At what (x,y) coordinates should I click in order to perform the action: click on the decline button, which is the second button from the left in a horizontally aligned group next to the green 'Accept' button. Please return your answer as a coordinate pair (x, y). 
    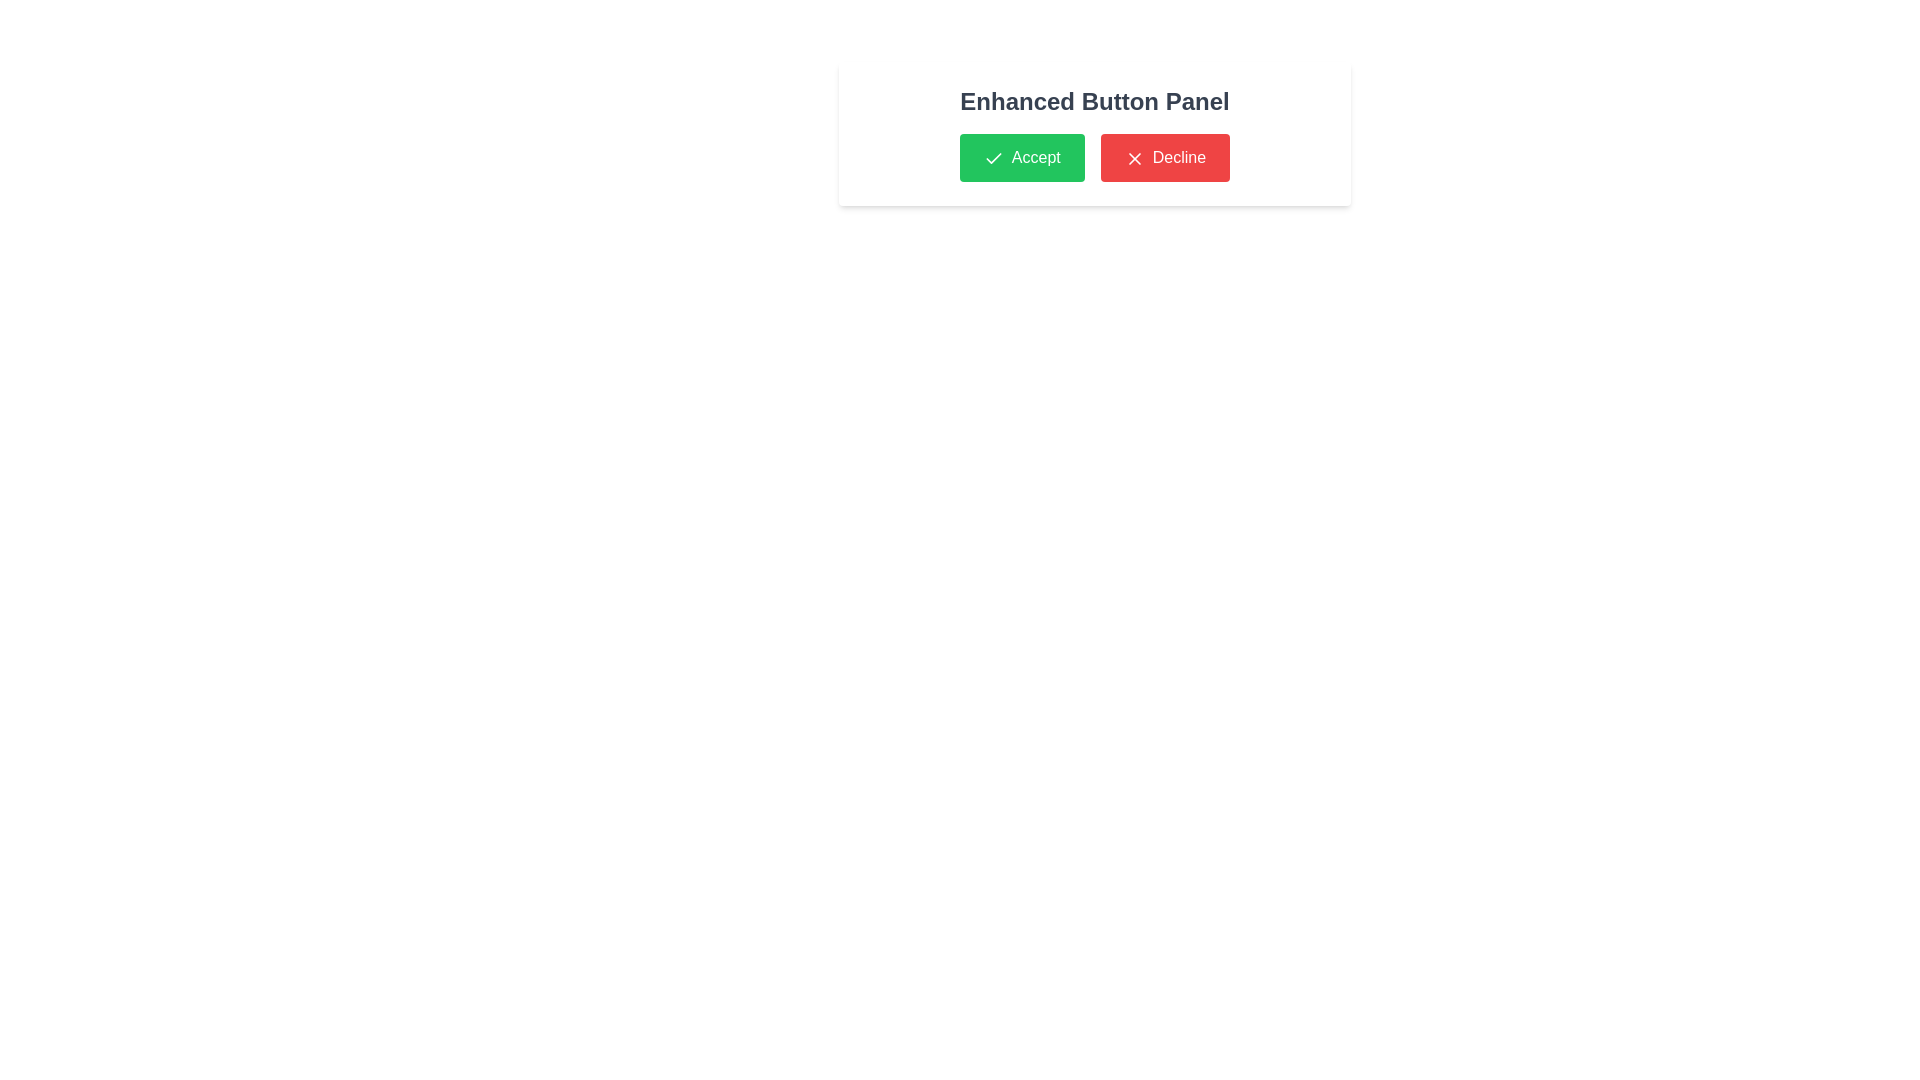
    Looking at the image, I should click on (1165, 157).